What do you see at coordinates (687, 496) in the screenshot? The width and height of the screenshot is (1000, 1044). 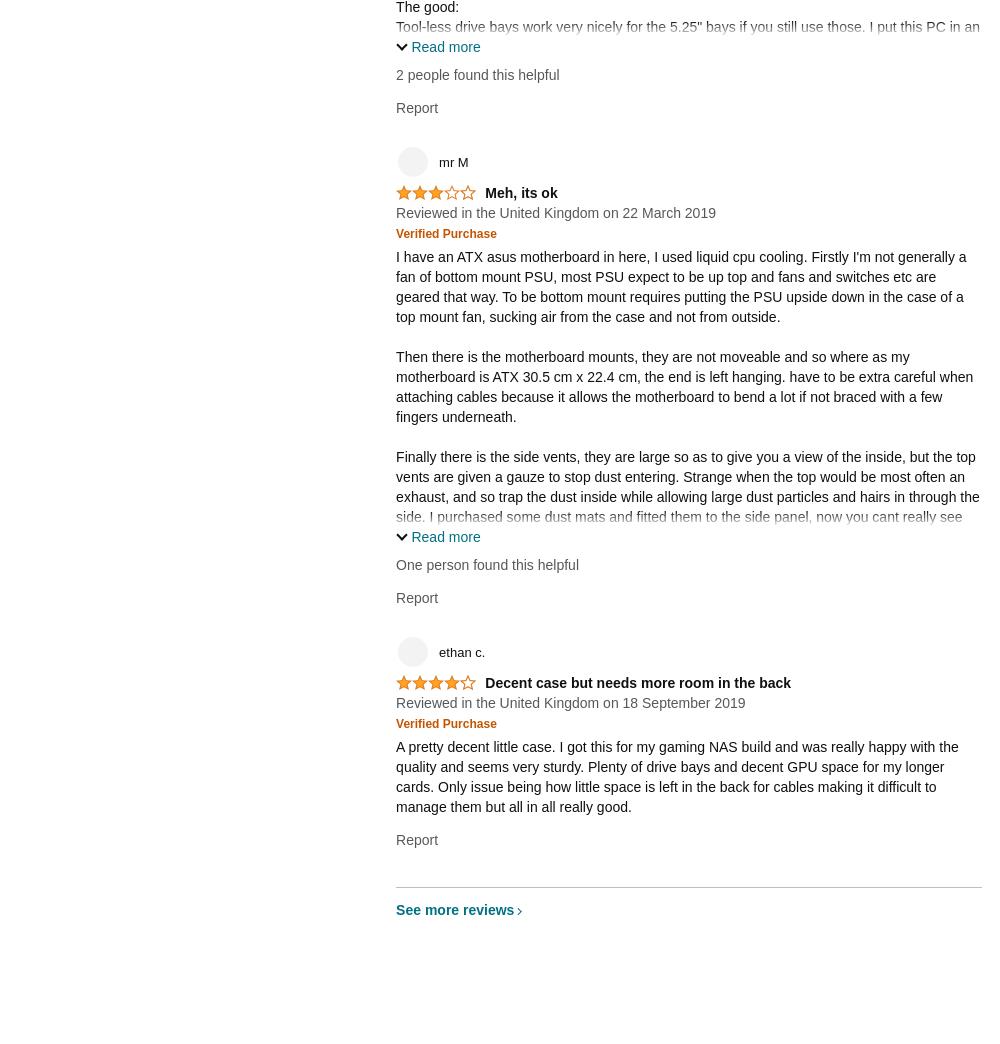 I see `'Finally there is the side vents, they are large so as to give you a view of the inside, but the top vents are given a gauze to stop dust entering. Strange when the top would be most often an exhaust, and so trap the dust inside while allowing large dust particles and hairs in through the side. I purchased some dust mats and fitted them to the side panel, now you cant really see the inside .'` at bounding box center [687, 496].